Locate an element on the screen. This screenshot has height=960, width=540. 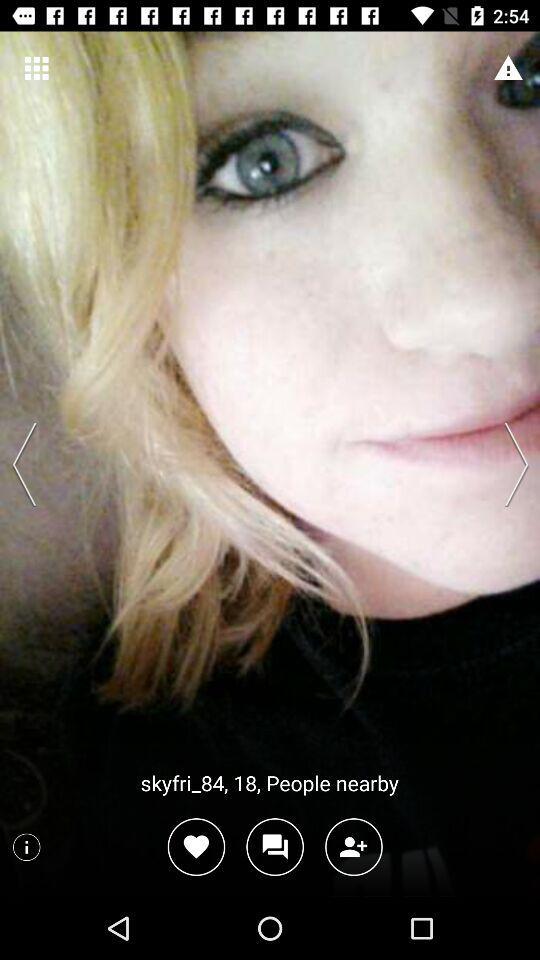
click add person is located at coordinates (353, 846).